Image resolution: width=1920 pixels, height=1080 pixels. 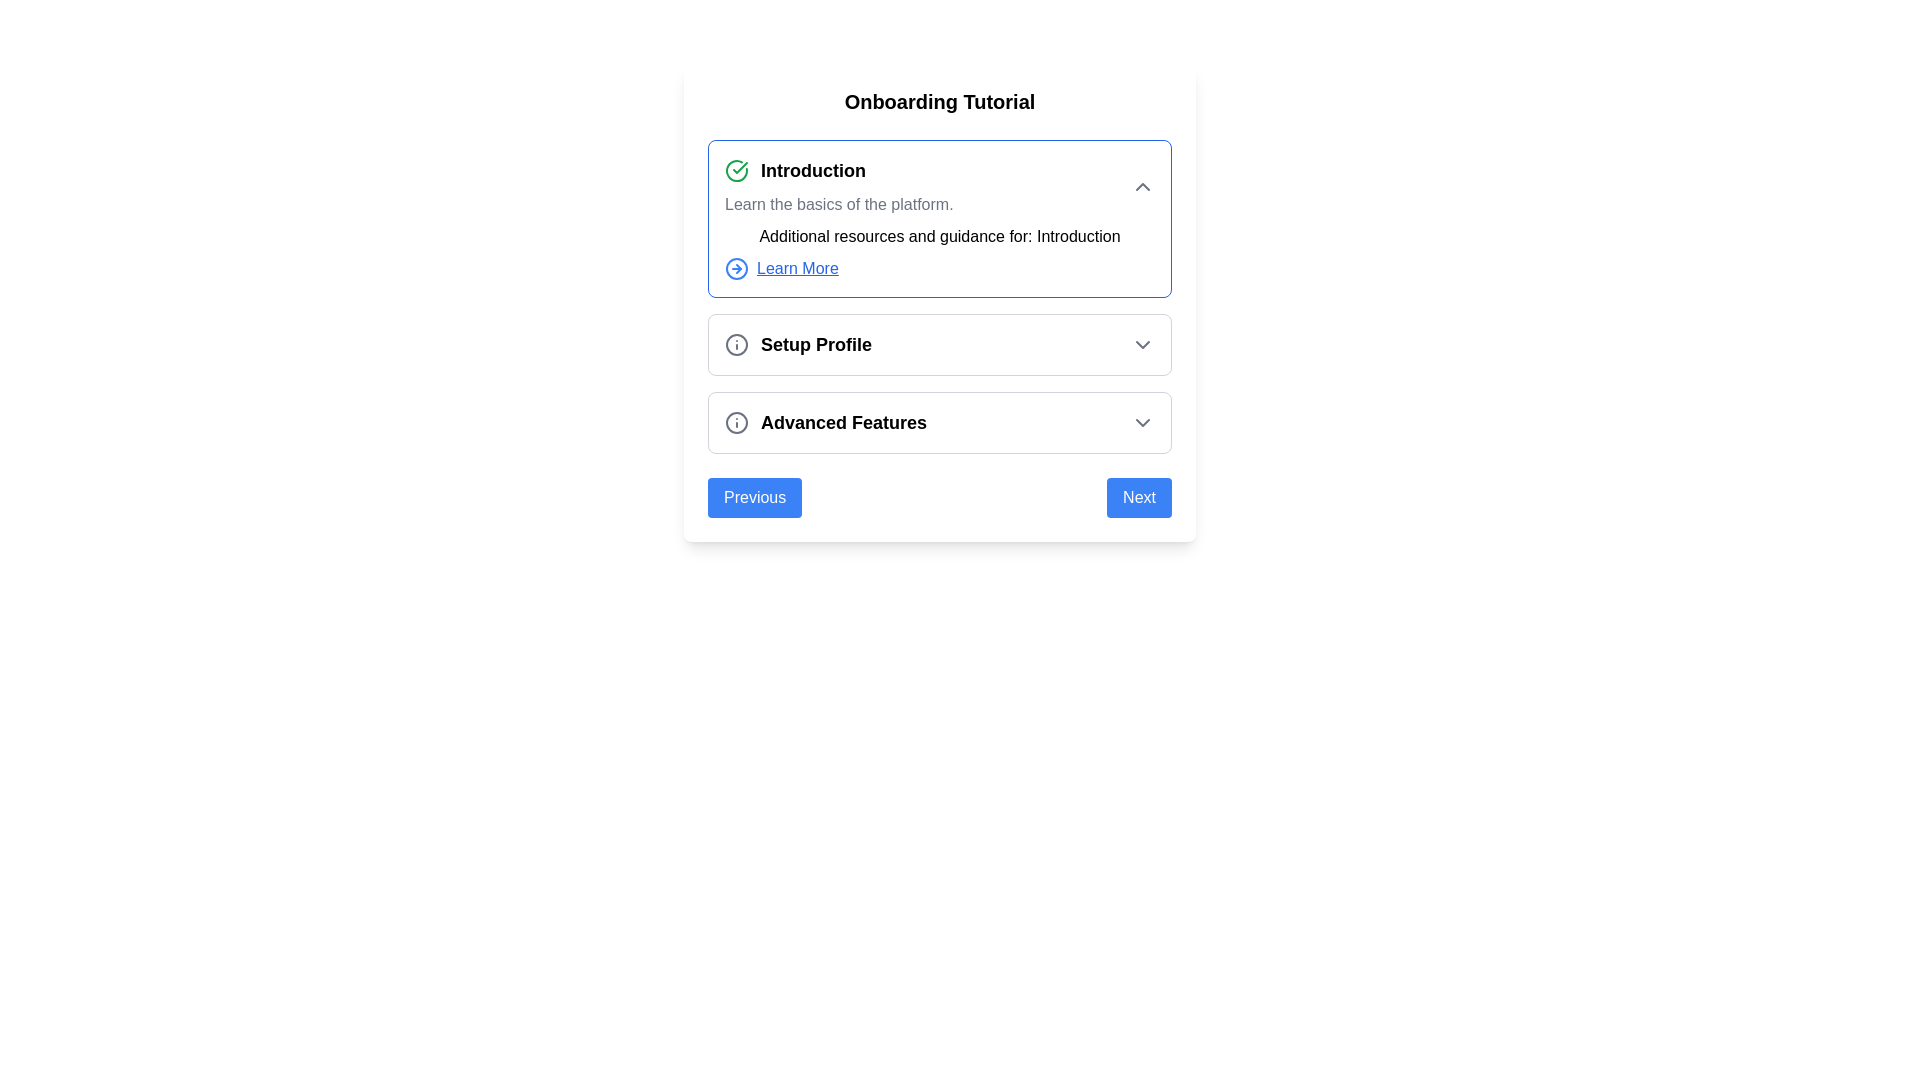 I want to click on the text label displaying 'Onboarding Tutorial' which is styled with bold and large font size, located at the top of a rectangular white panel, so click(x=939, y=101).